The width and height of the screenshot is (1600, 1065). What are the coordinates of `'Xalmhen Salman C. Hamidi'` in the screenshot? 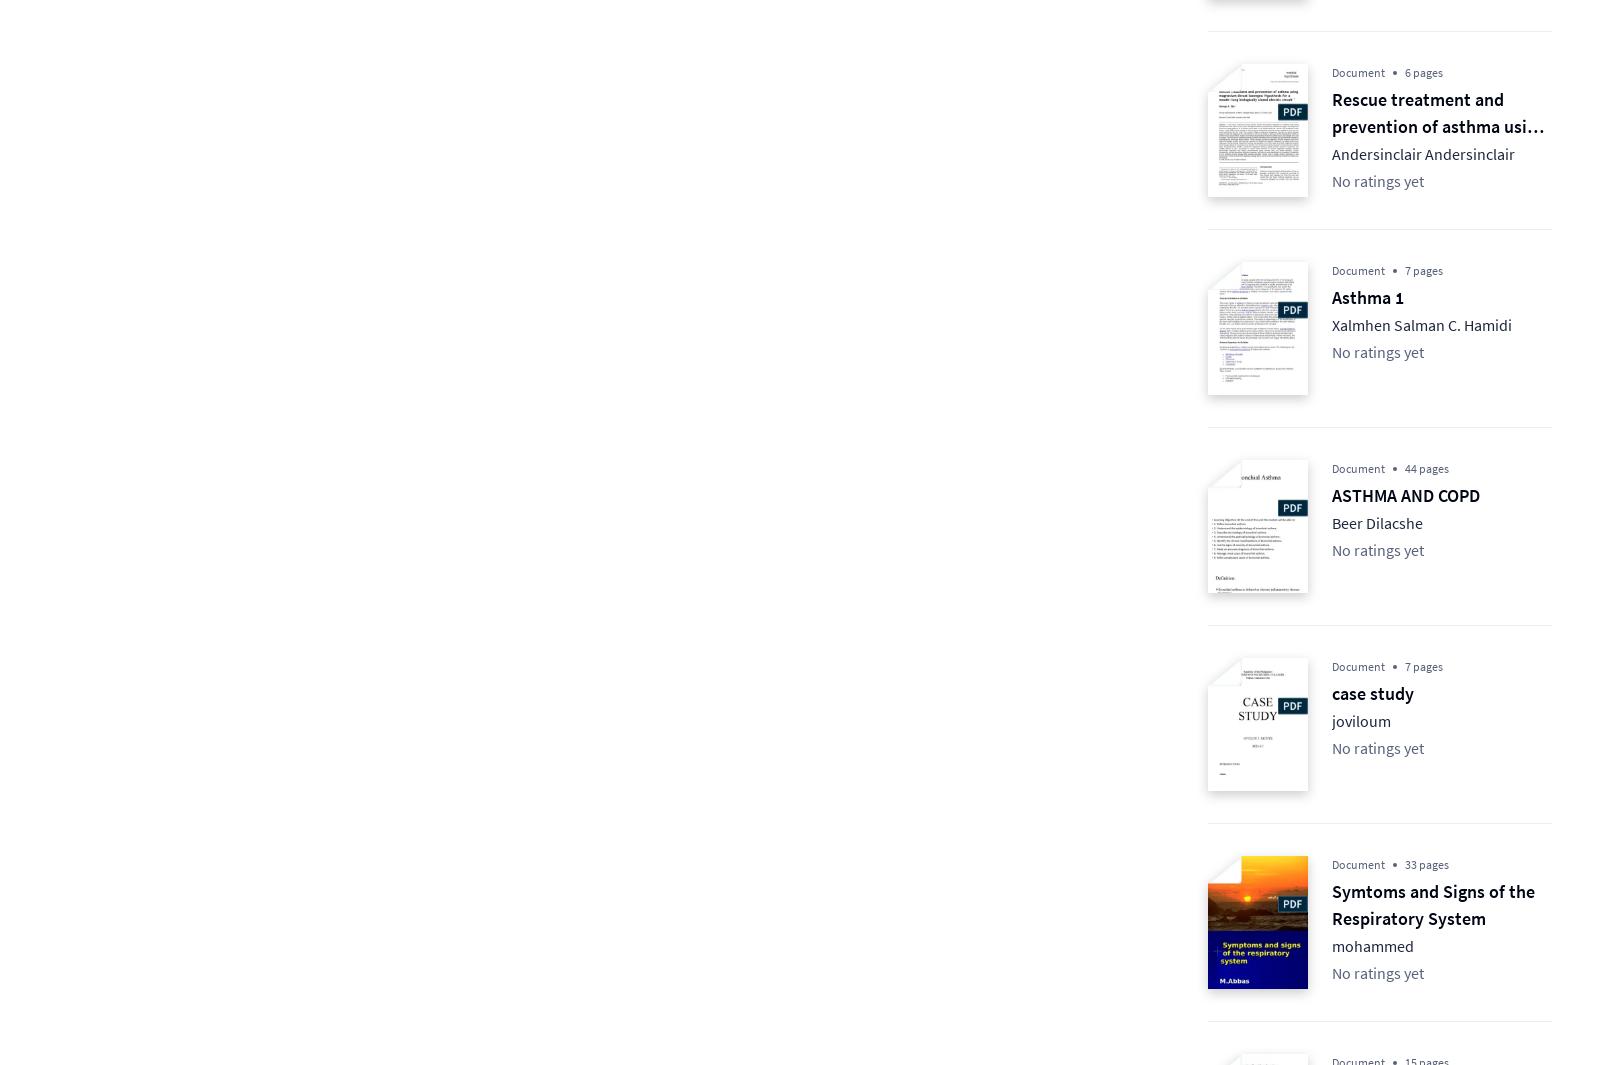 It's located at (1331, 324).